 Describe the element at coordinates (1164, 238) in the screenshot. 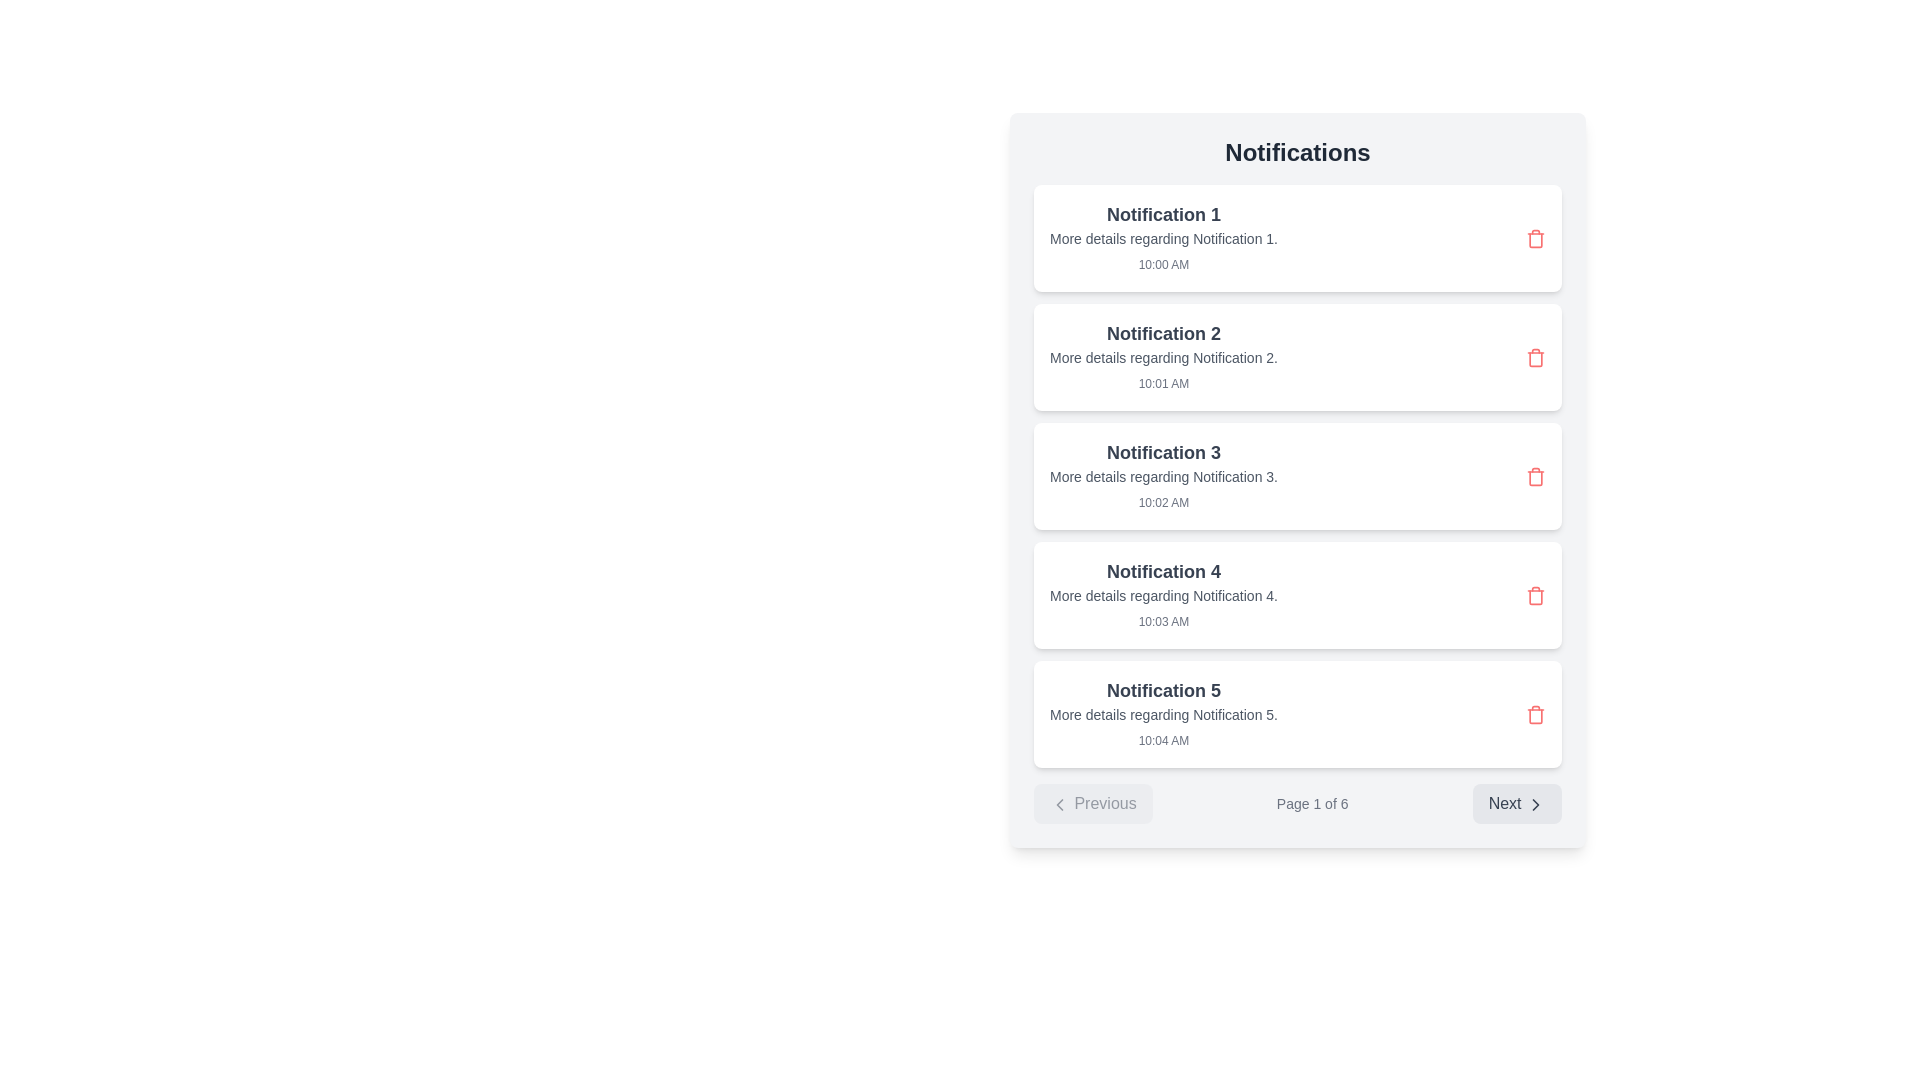

I see `text label located within the first notification card, positioned below the main title 'Notification 1'` at that location.